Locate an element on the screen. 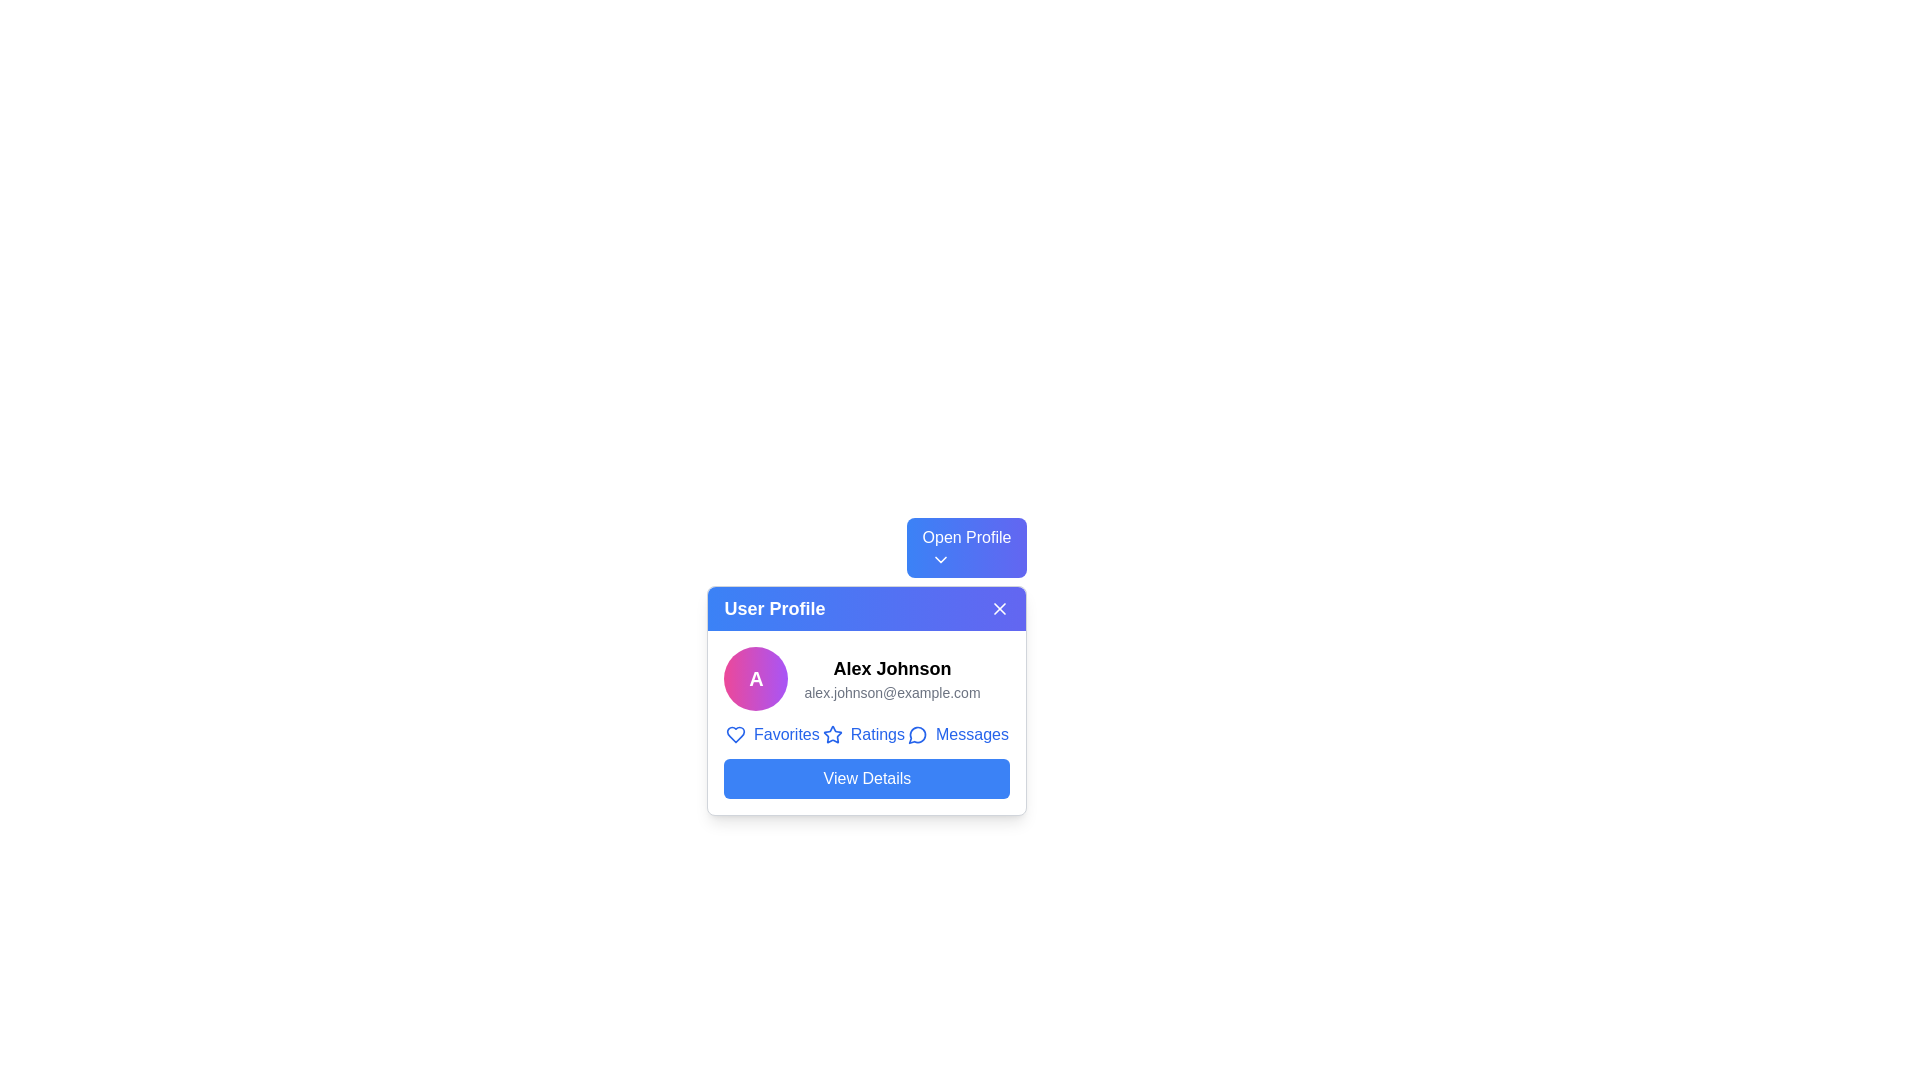 The image size is (1920, 1080). the icon to the right of the 'Open Profile' button, which indicates that it can be interacted with is located at coordinates (939, 559).